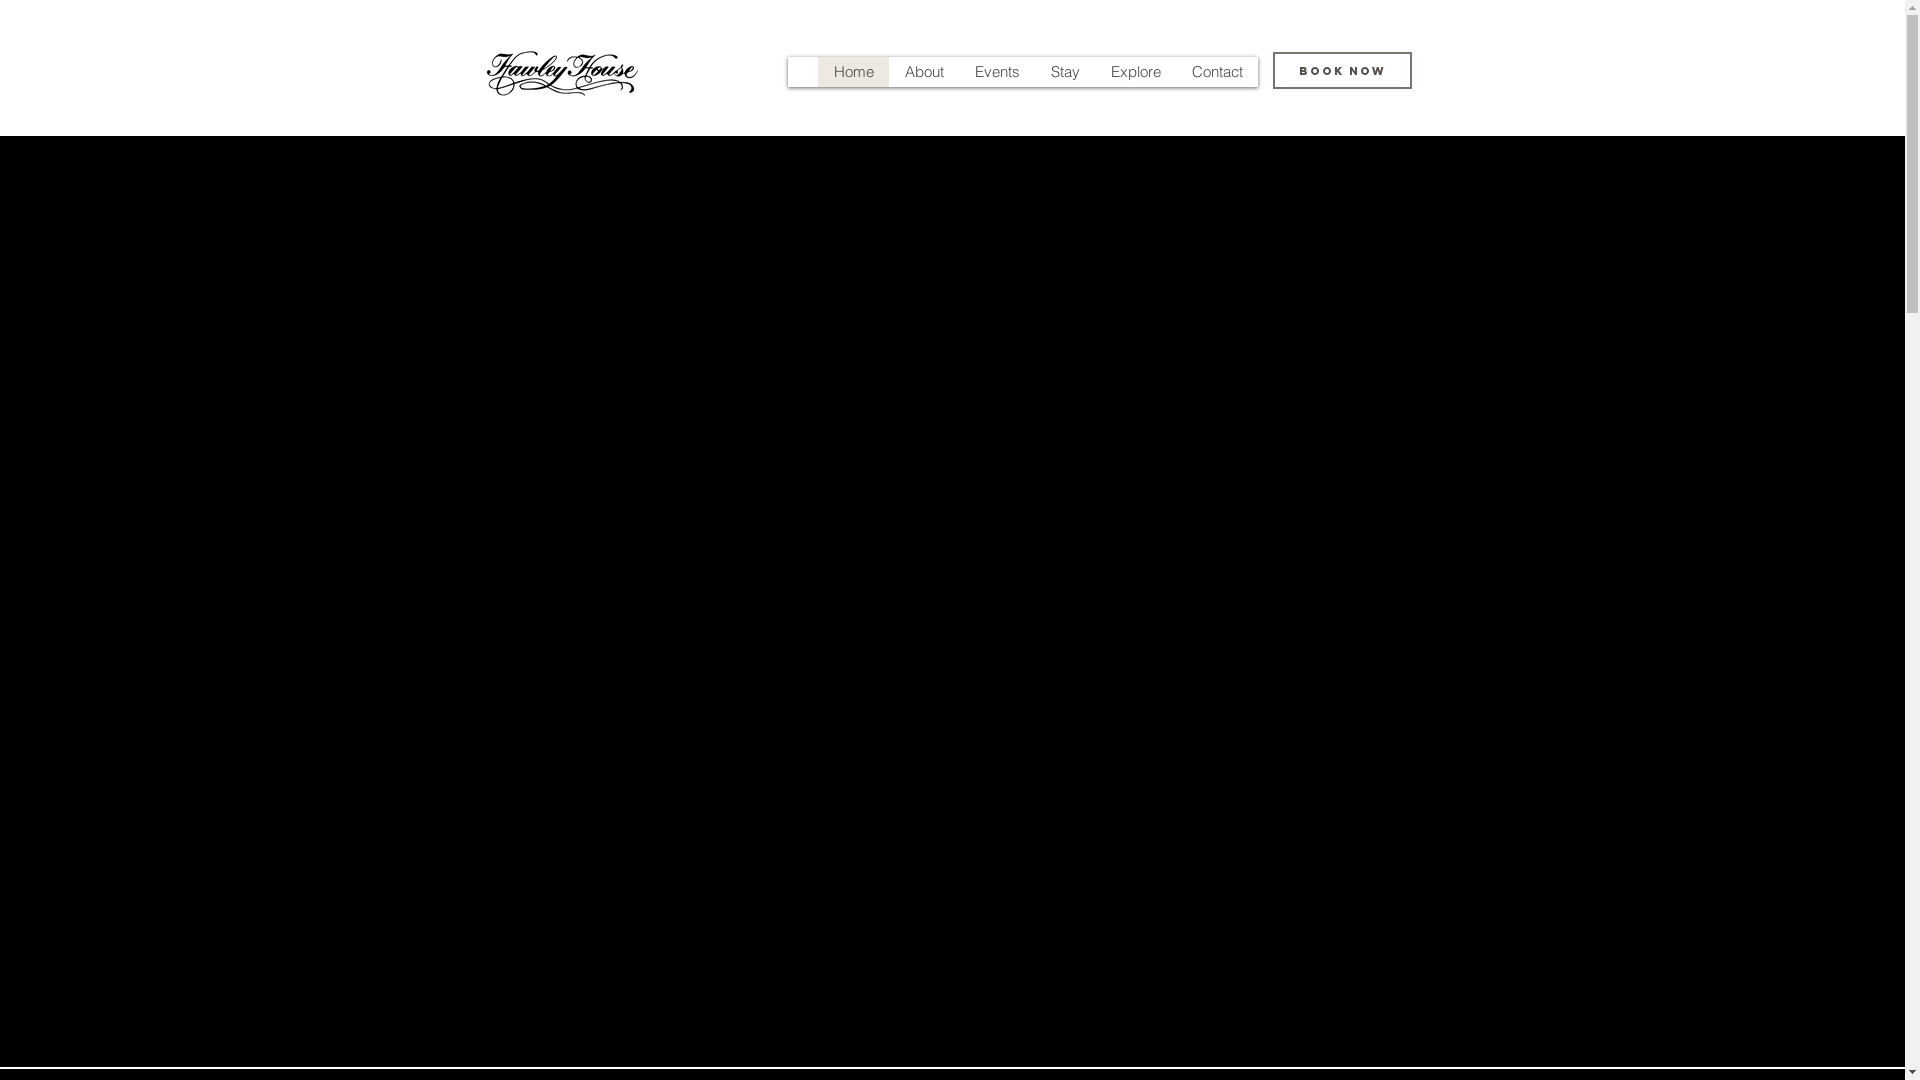 The image size is (1920, 1080). What do you see at coordinates (1134, 71) in the screenshot?
I see `'Explore'` at bounding box center [1134, 71].